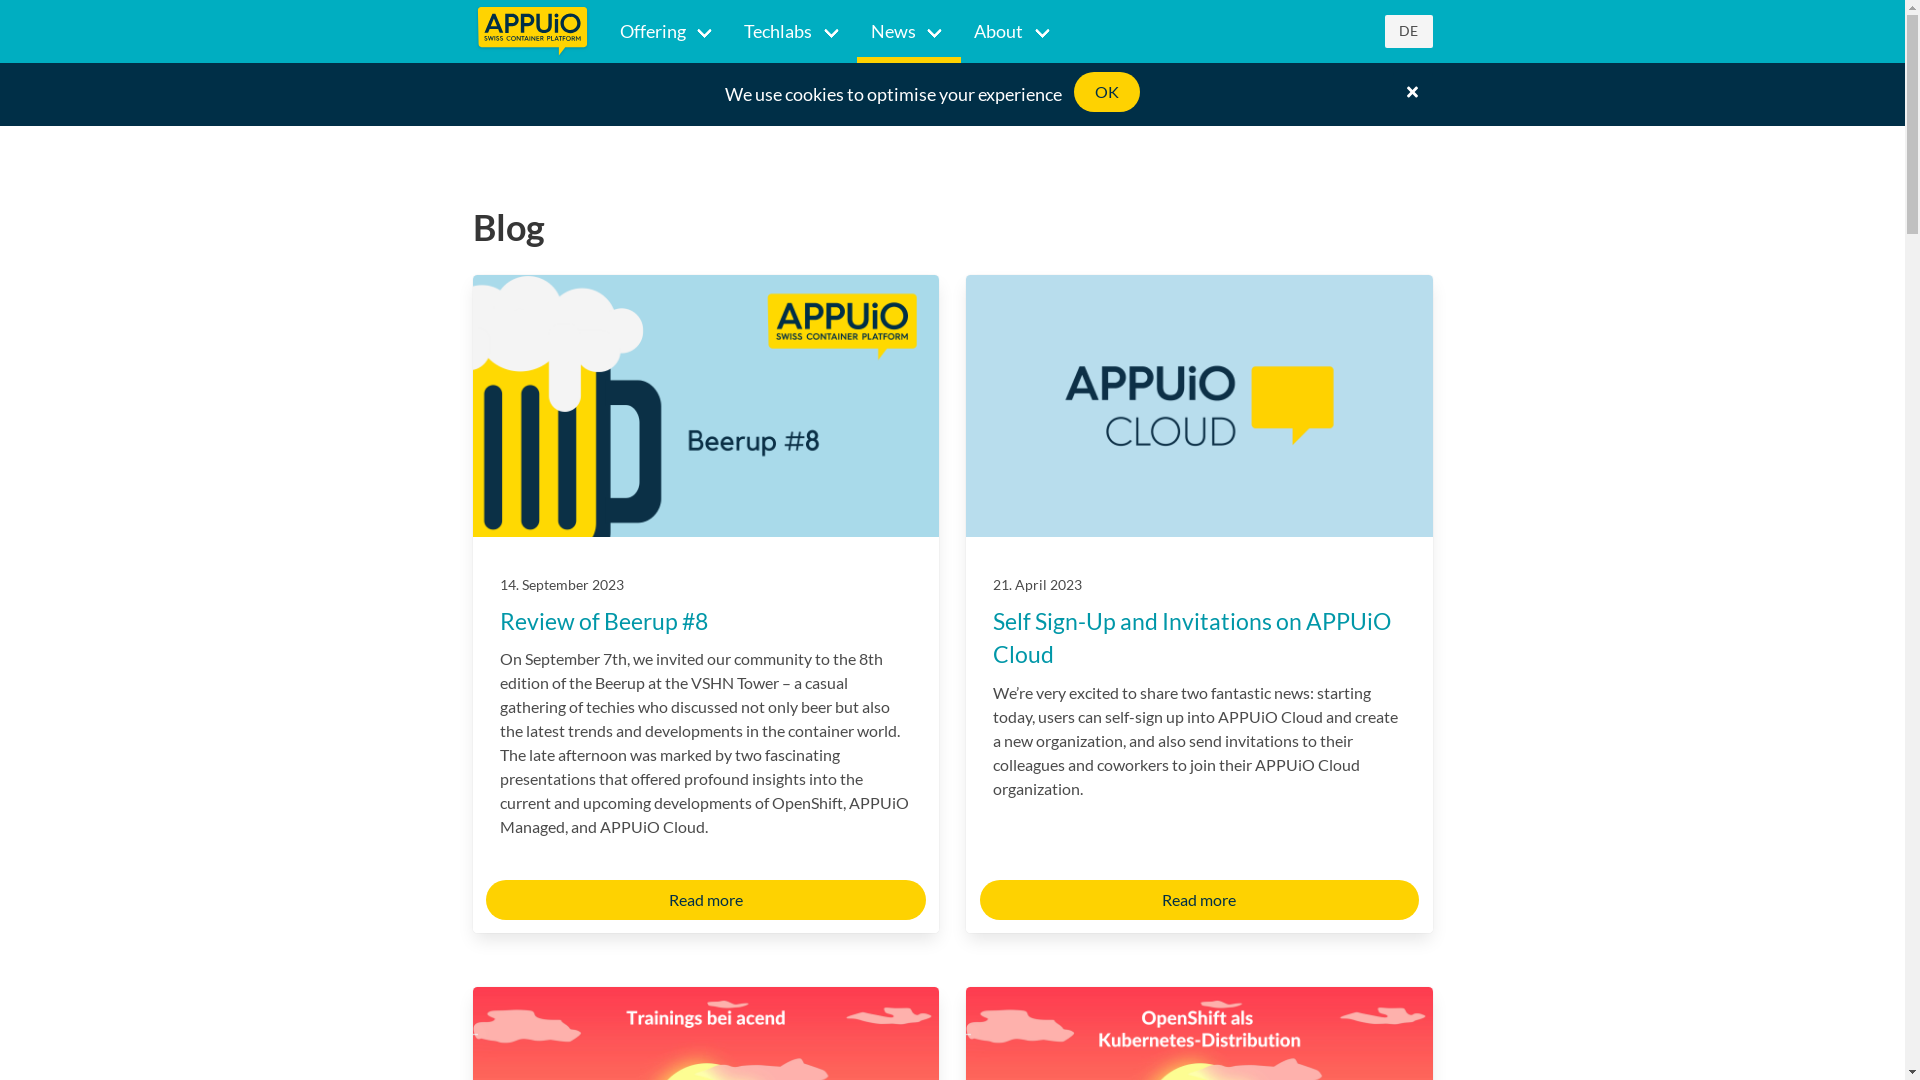 The height and width of the screenshot is (1080, 1920). Describe the element at coordinates (1013, 31) in the screenshot. I see `'About'` at that location.